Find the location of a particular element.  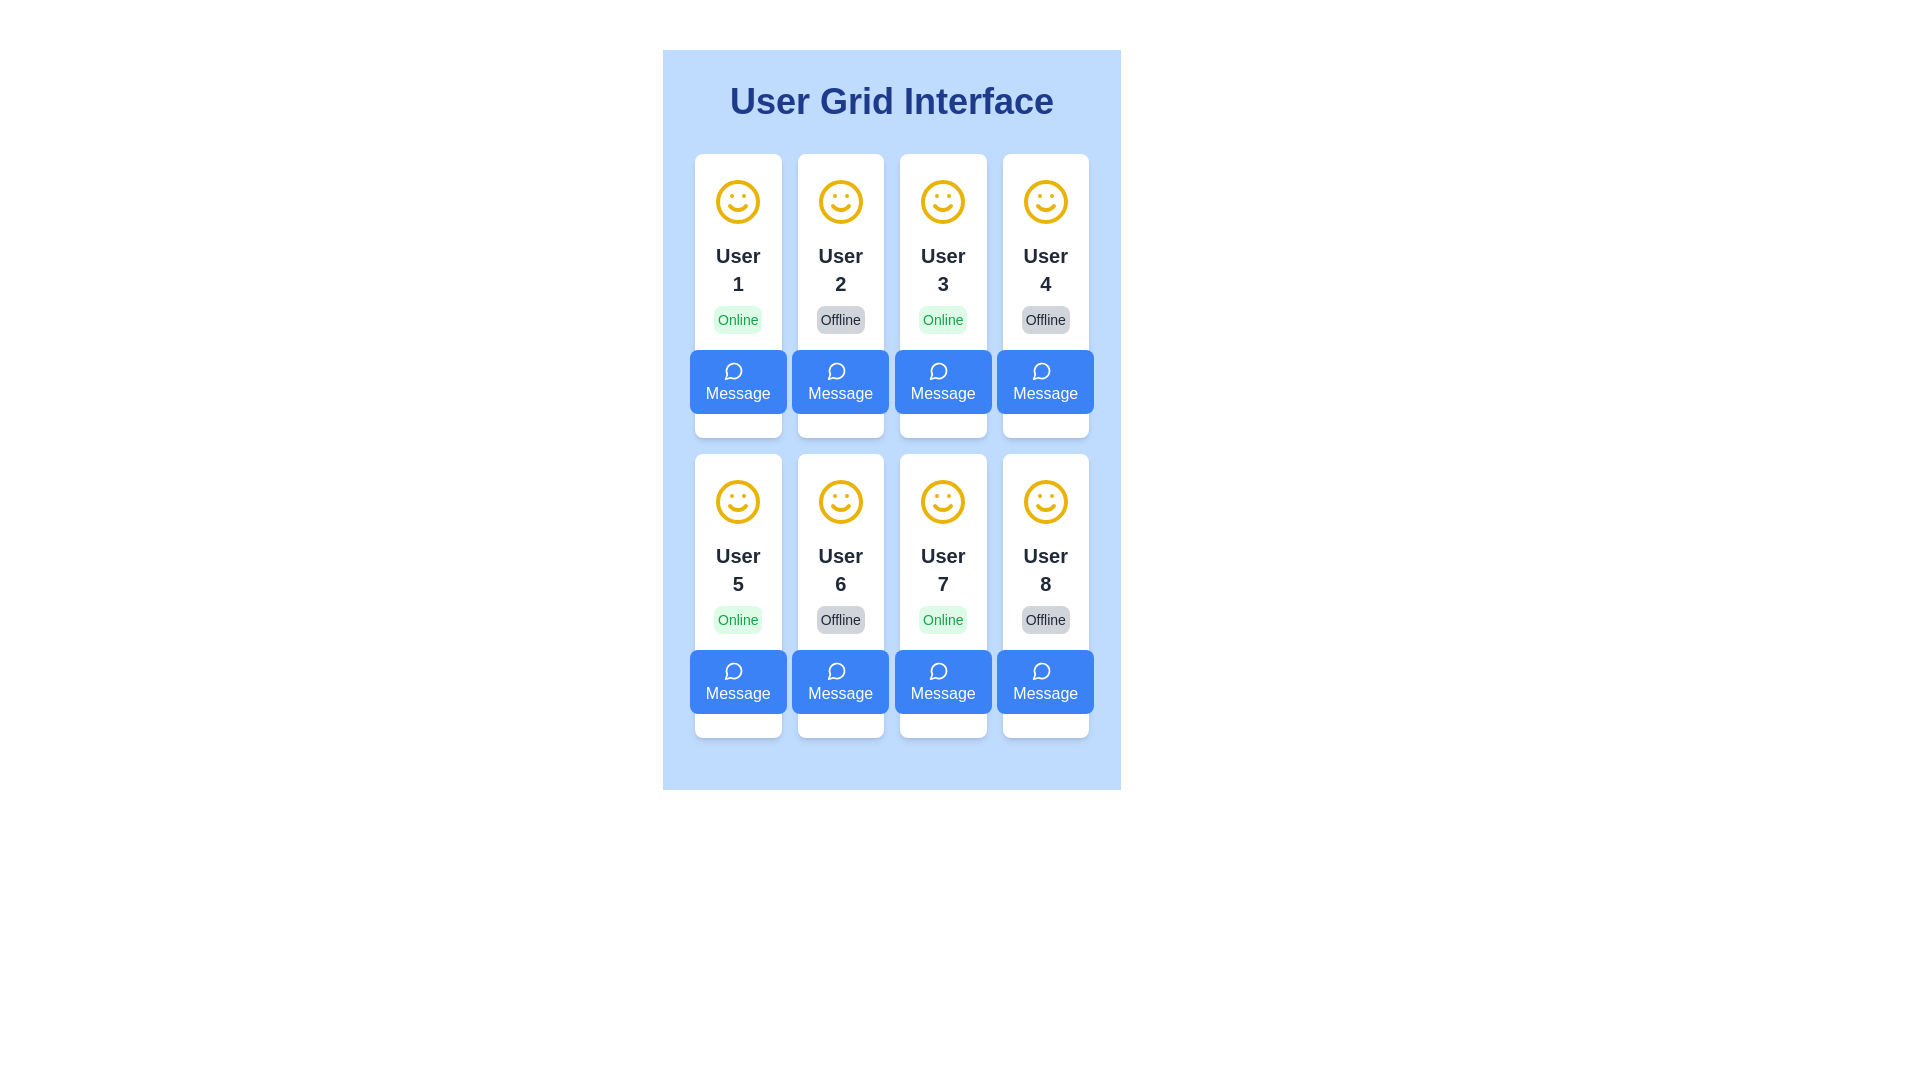

the blue rectangular button labeled 'Message' with a speech bubble icon, located at the bottom of 'User 8' card is located at coordinates (1044, 681).